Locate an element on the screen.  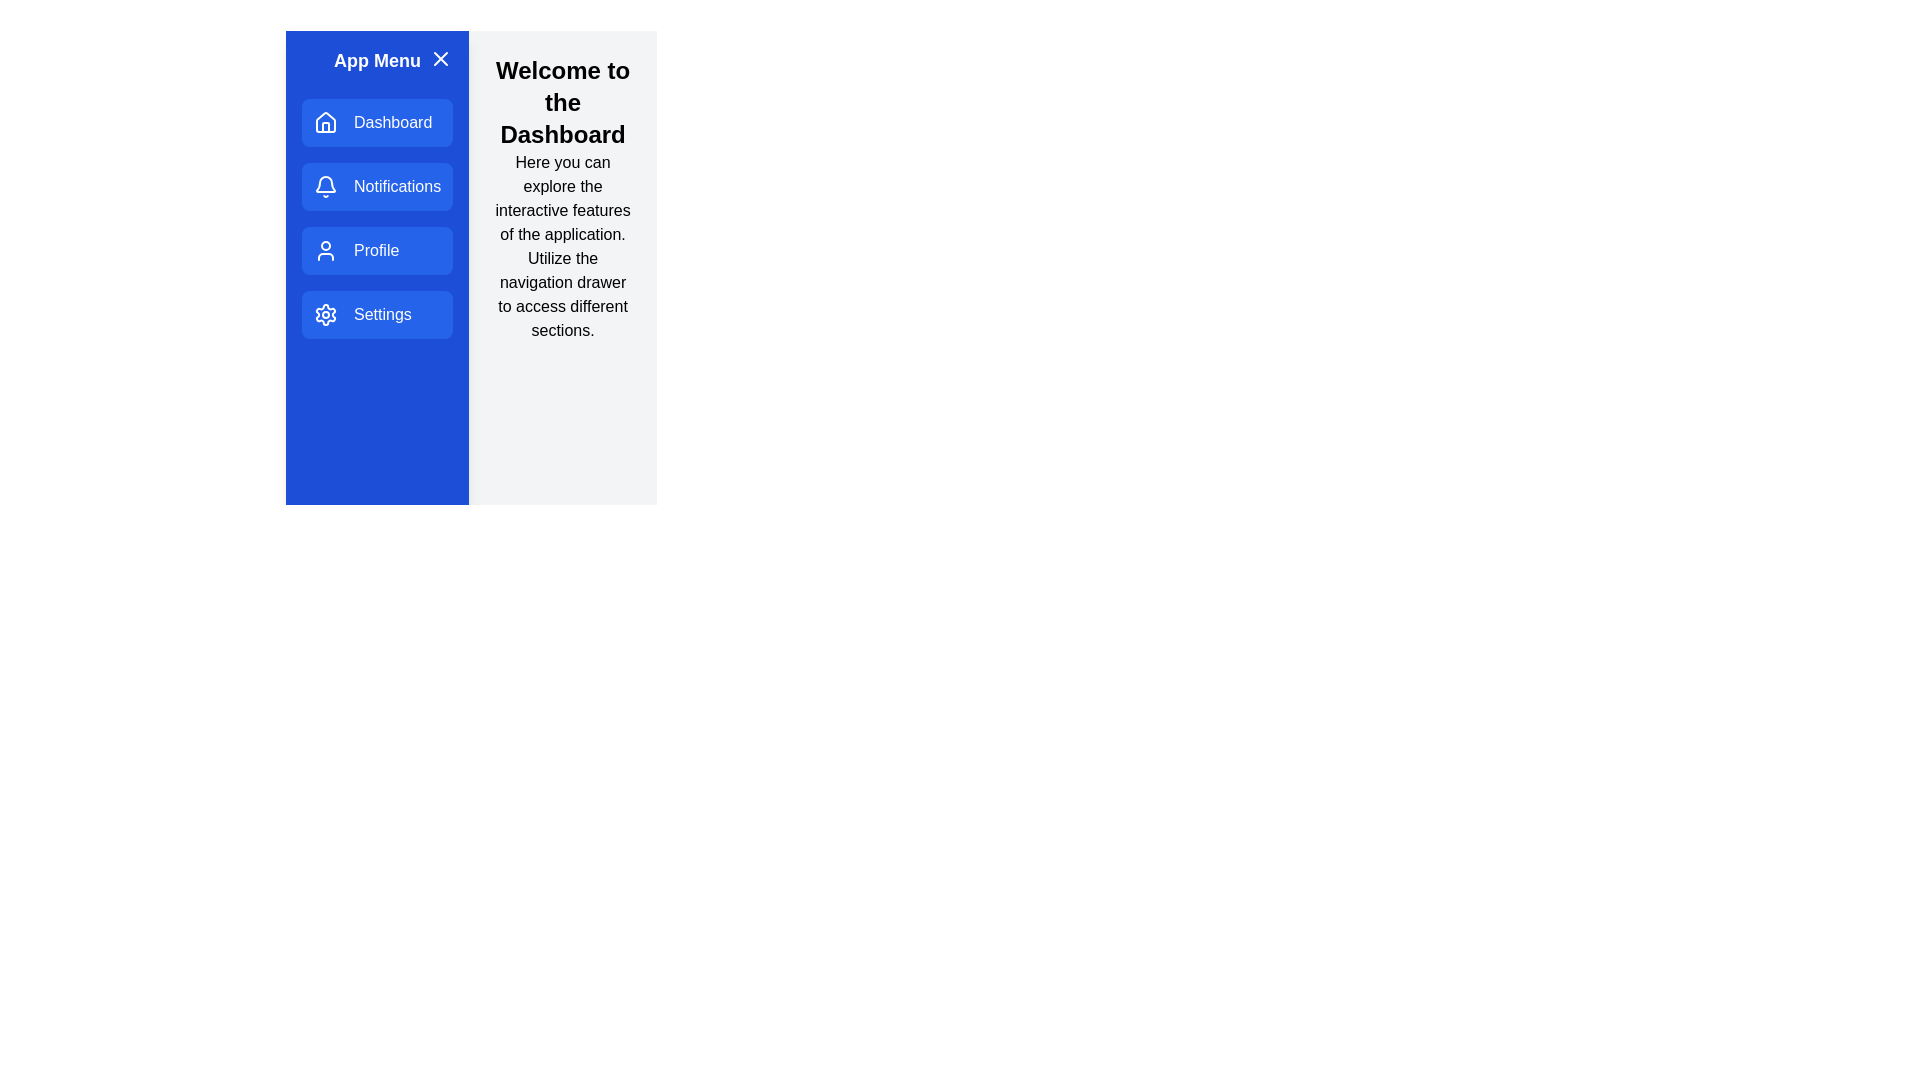
the 'Profile' text label in the left navigation menu, which is styled with a white font on a blue background and is located between 'Notifications' and 'Settings' is located at coordinates (376, 249).